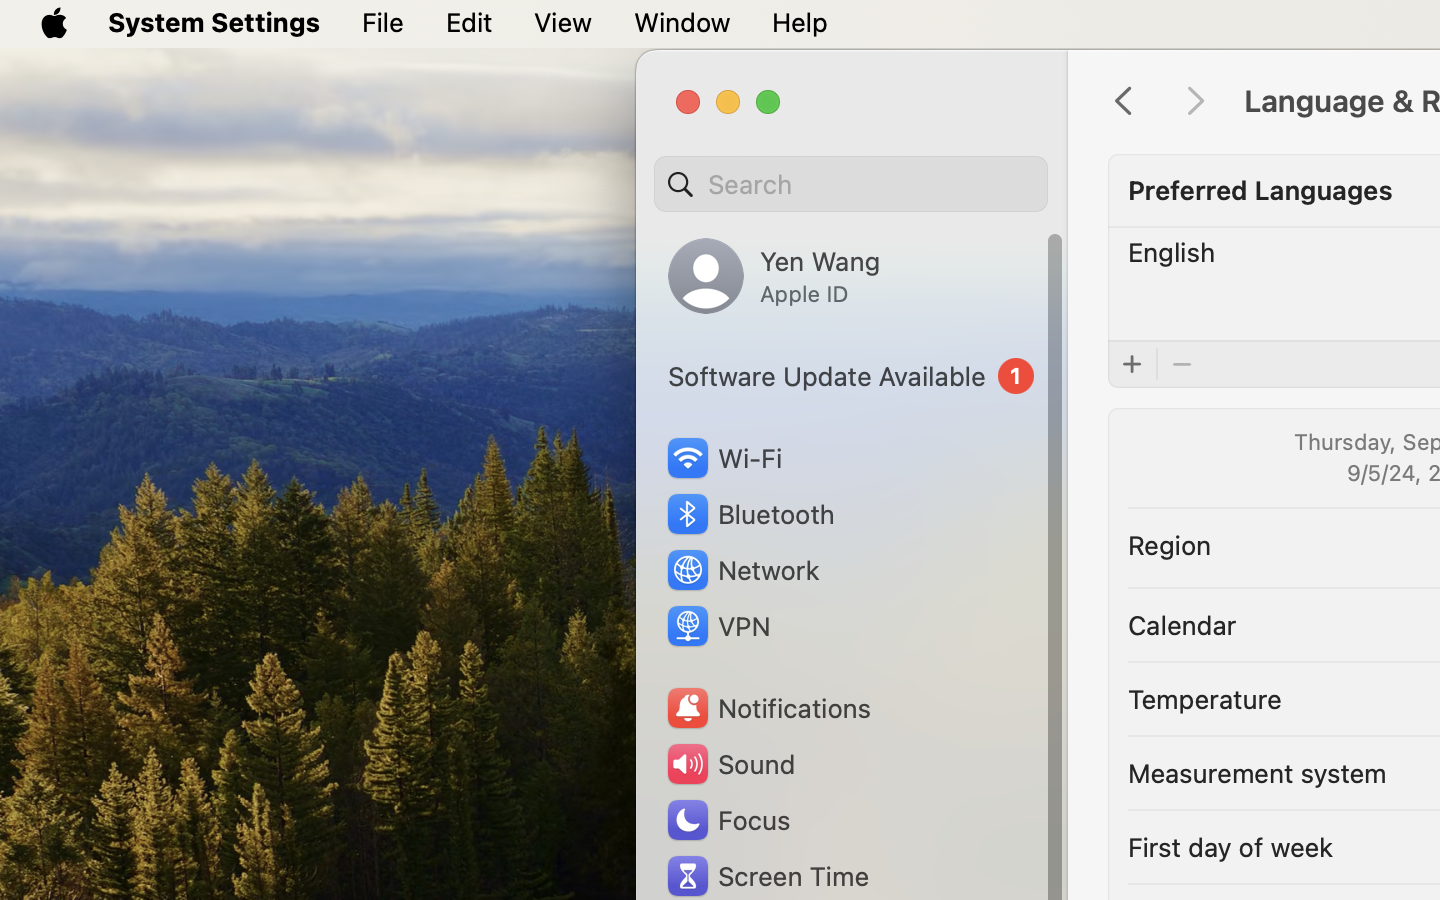 The height and width of the screenshot is (900, 1440). I want to click on 'Focus', so click(726, 819).